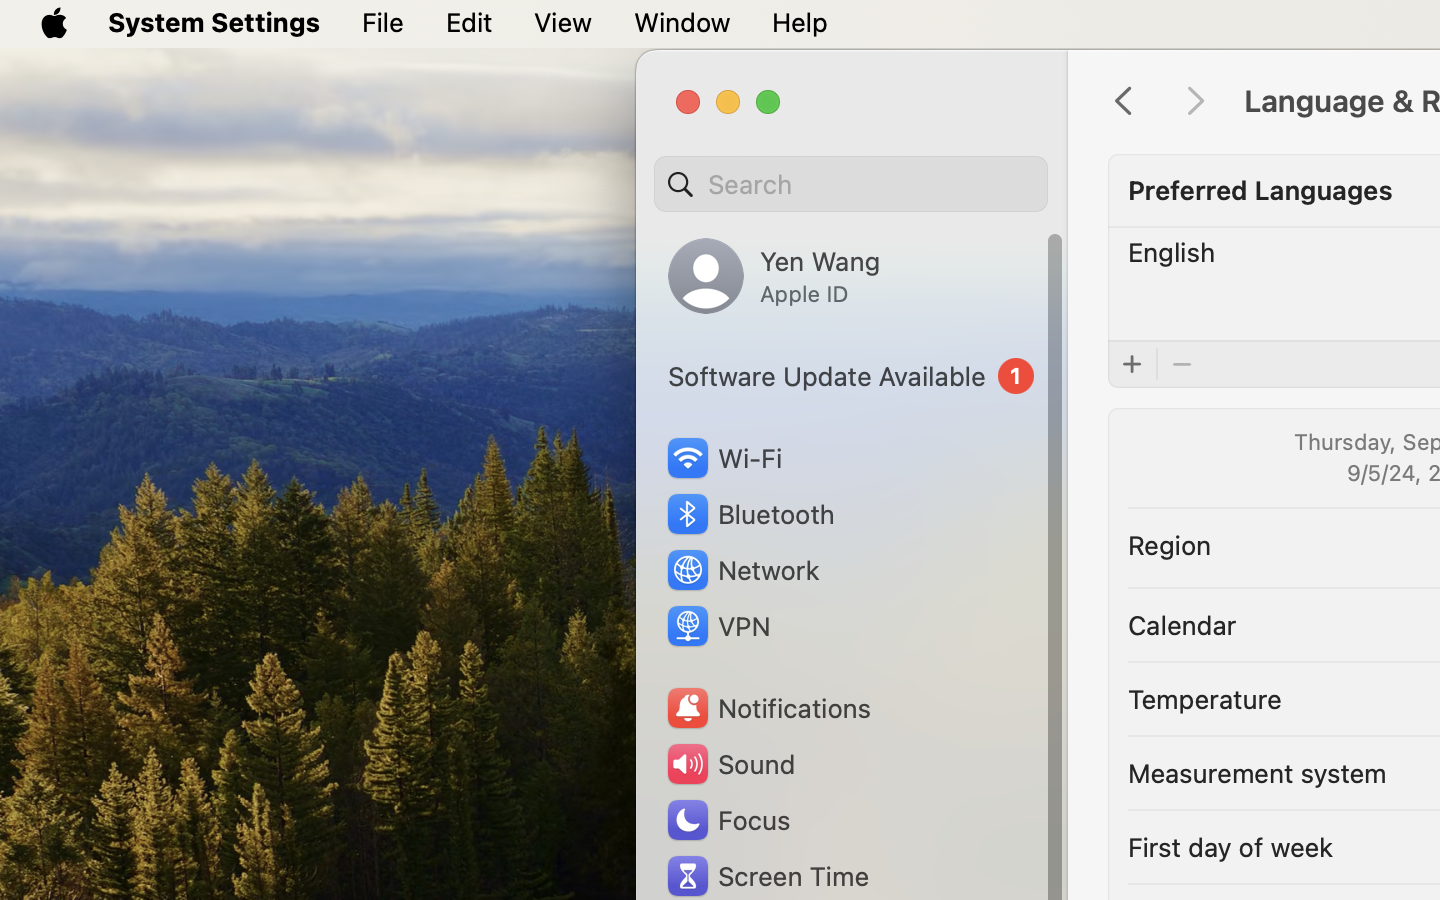 The height and width of the screenshot is (900, 1440). I want to click on 'Focus', so click(726, 819).